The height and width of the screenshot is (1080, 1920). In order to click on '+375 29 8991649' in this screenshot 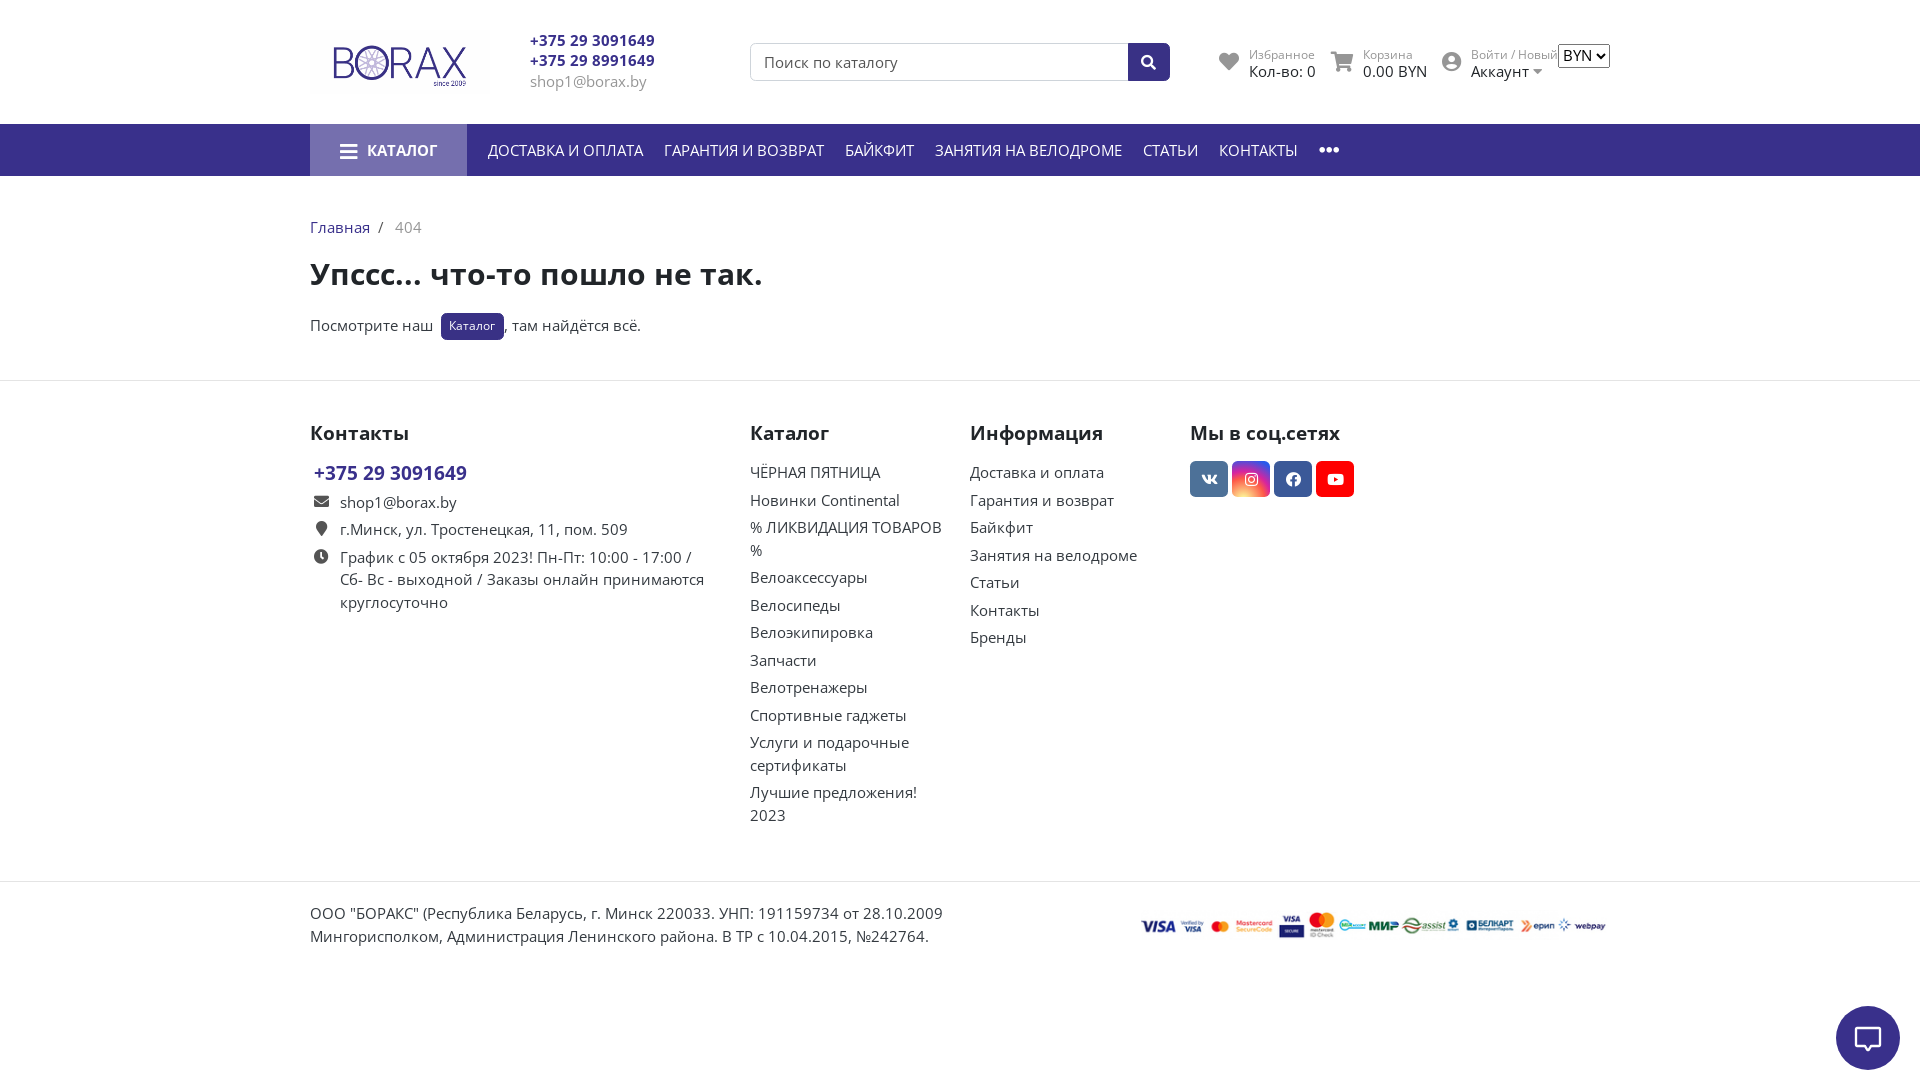, I will do `click(591, 59)`.